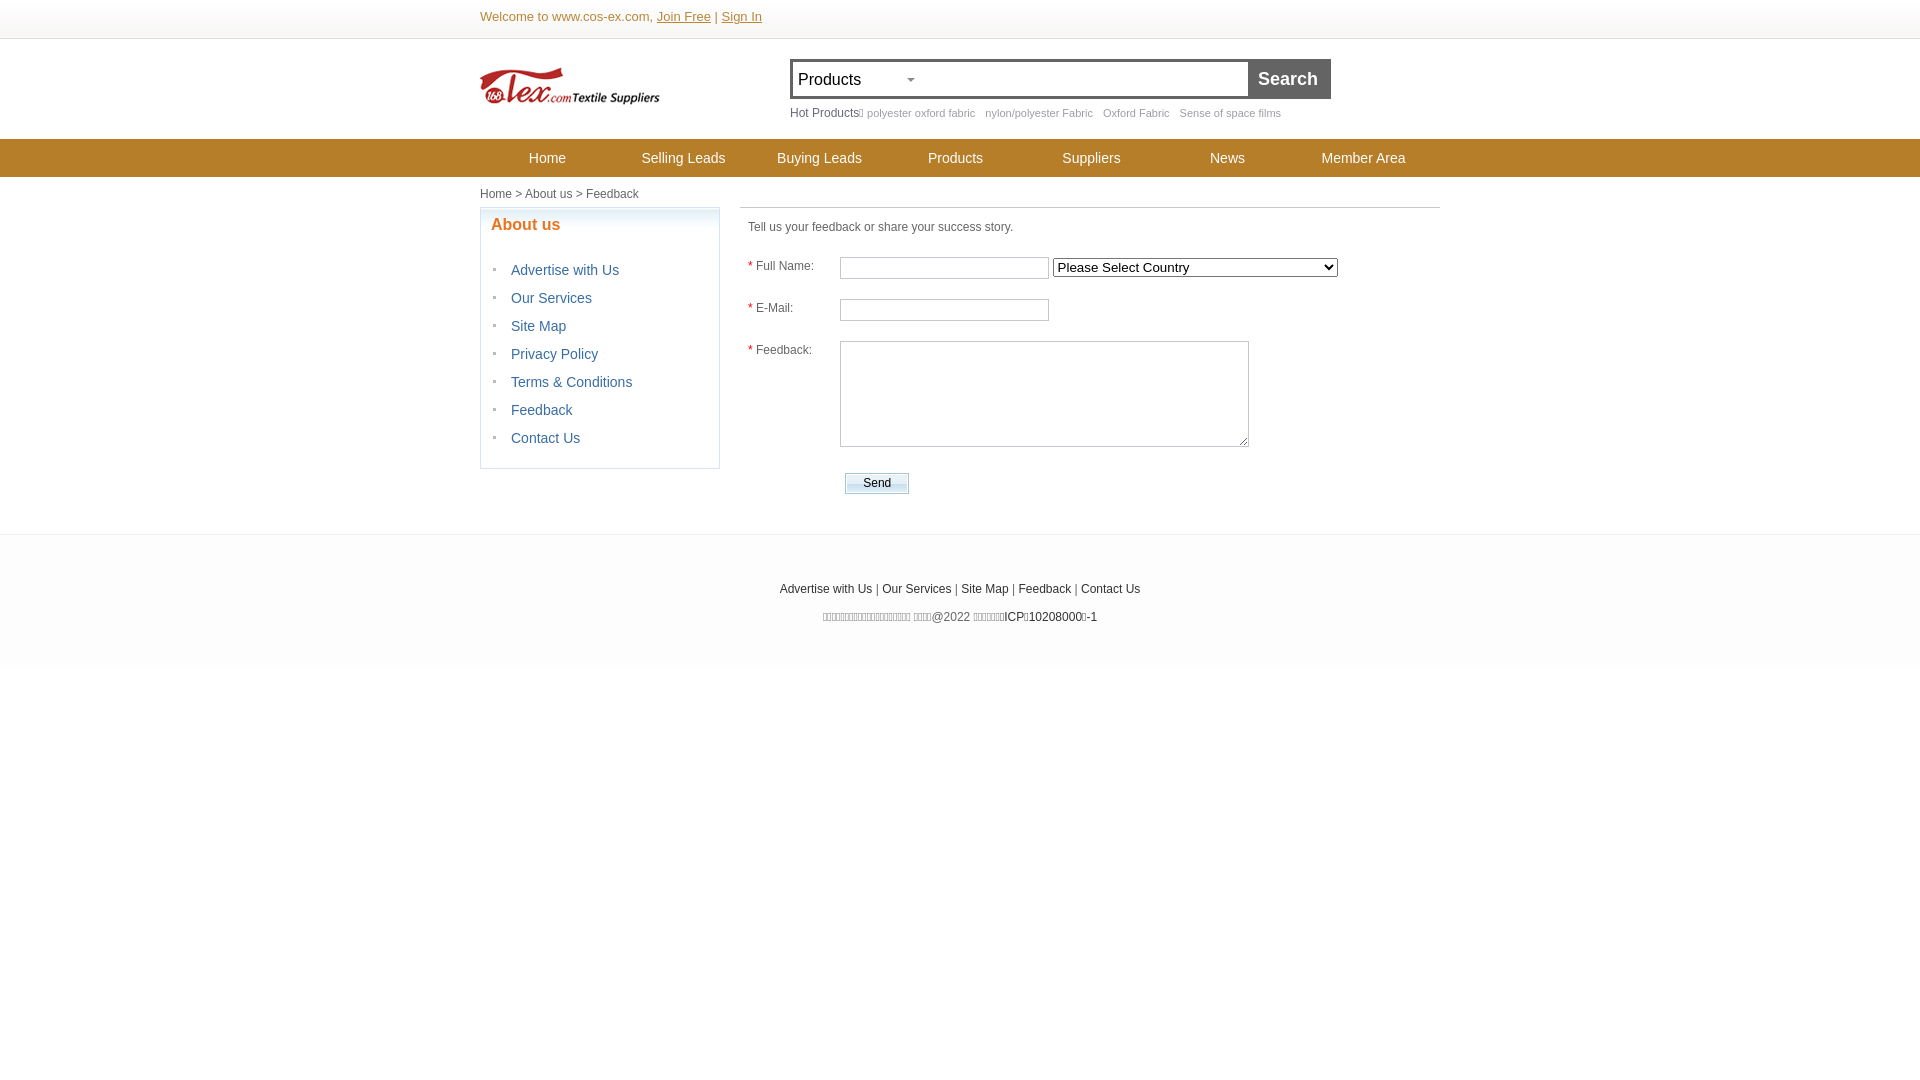  What do you see at coordinates (1287, 77) in the screenshot?
I see `'Search'` at bounding box center [1287, 77].